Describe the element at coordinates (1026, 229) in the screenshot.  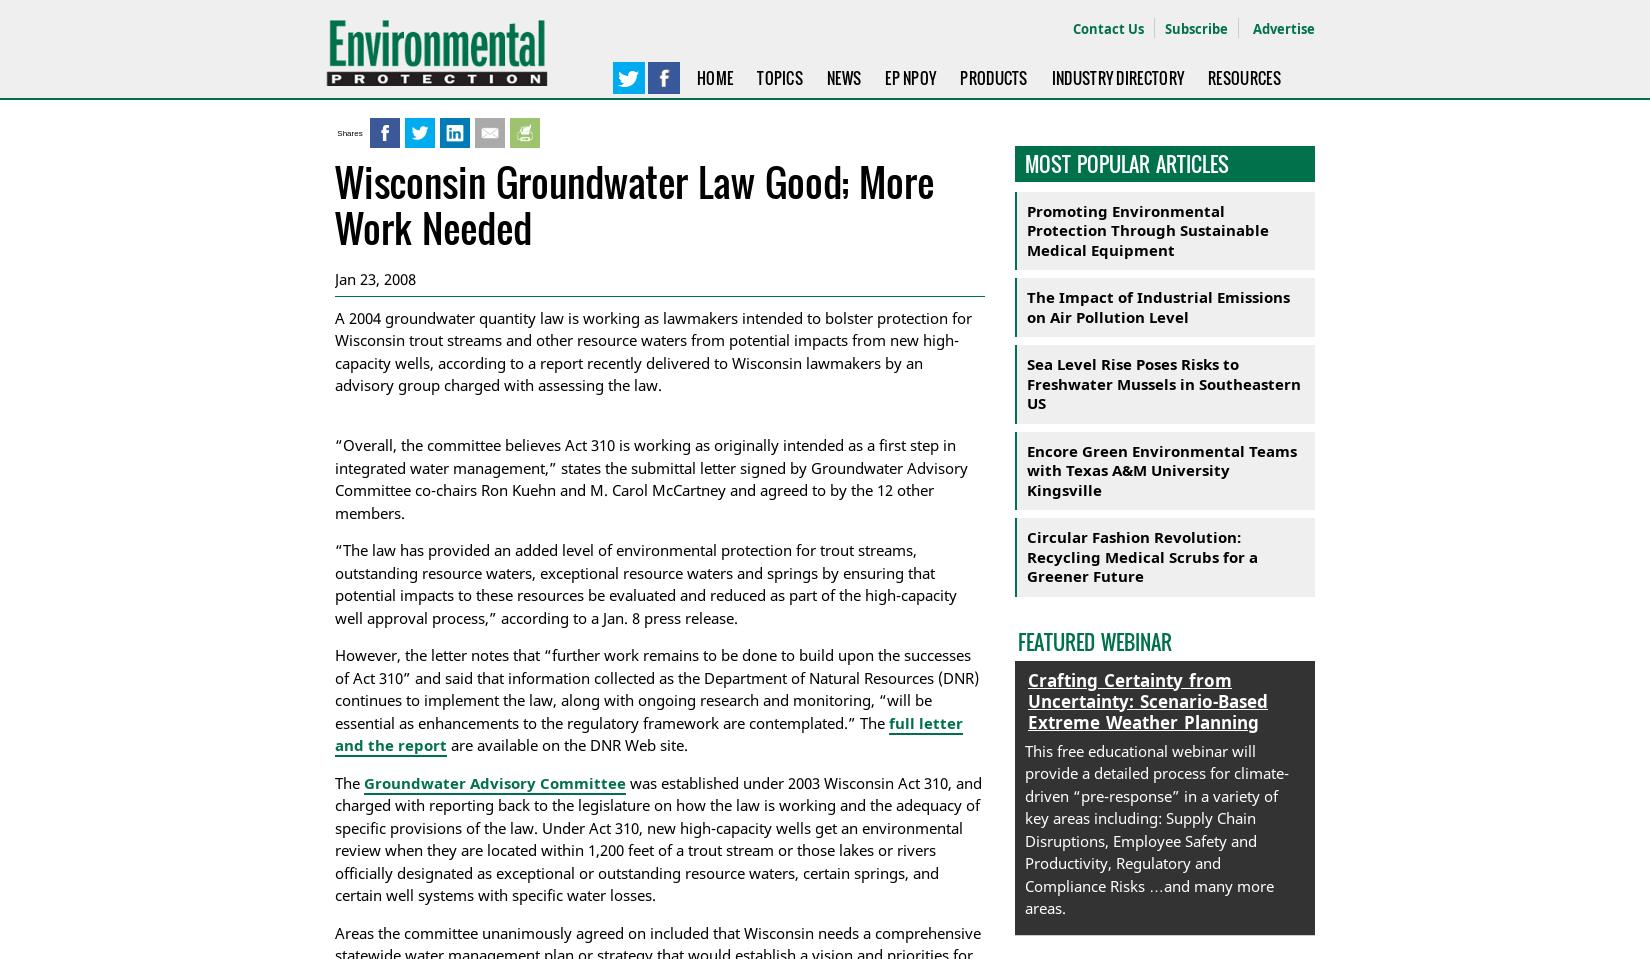
I see `'Promoting Environmental Protection Through Sustainable Medical Equipment'` at that location.